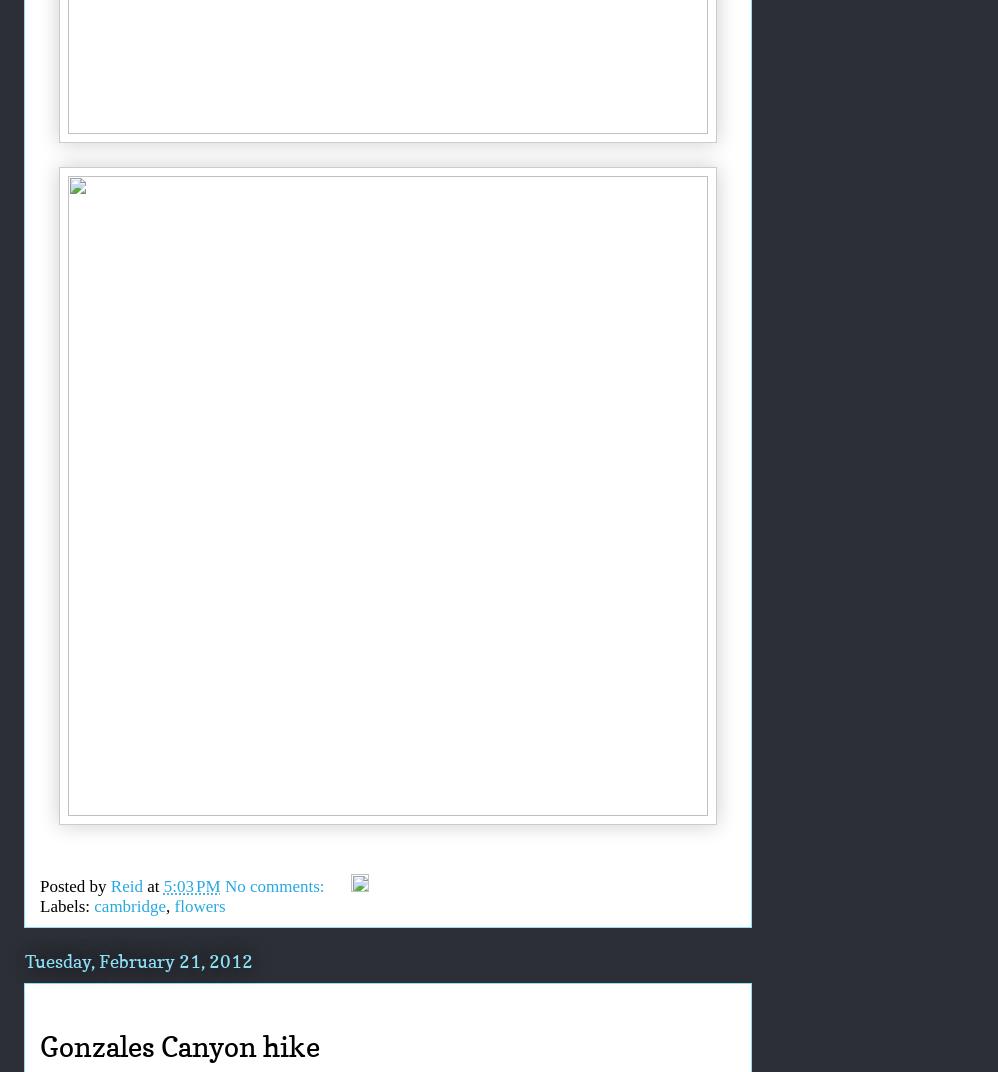 The image size is (998, 1072). What do you see at coordinates (161, 886) in the screenshot?
I see `'5:03 PM'` at bounding box center [161, 886].